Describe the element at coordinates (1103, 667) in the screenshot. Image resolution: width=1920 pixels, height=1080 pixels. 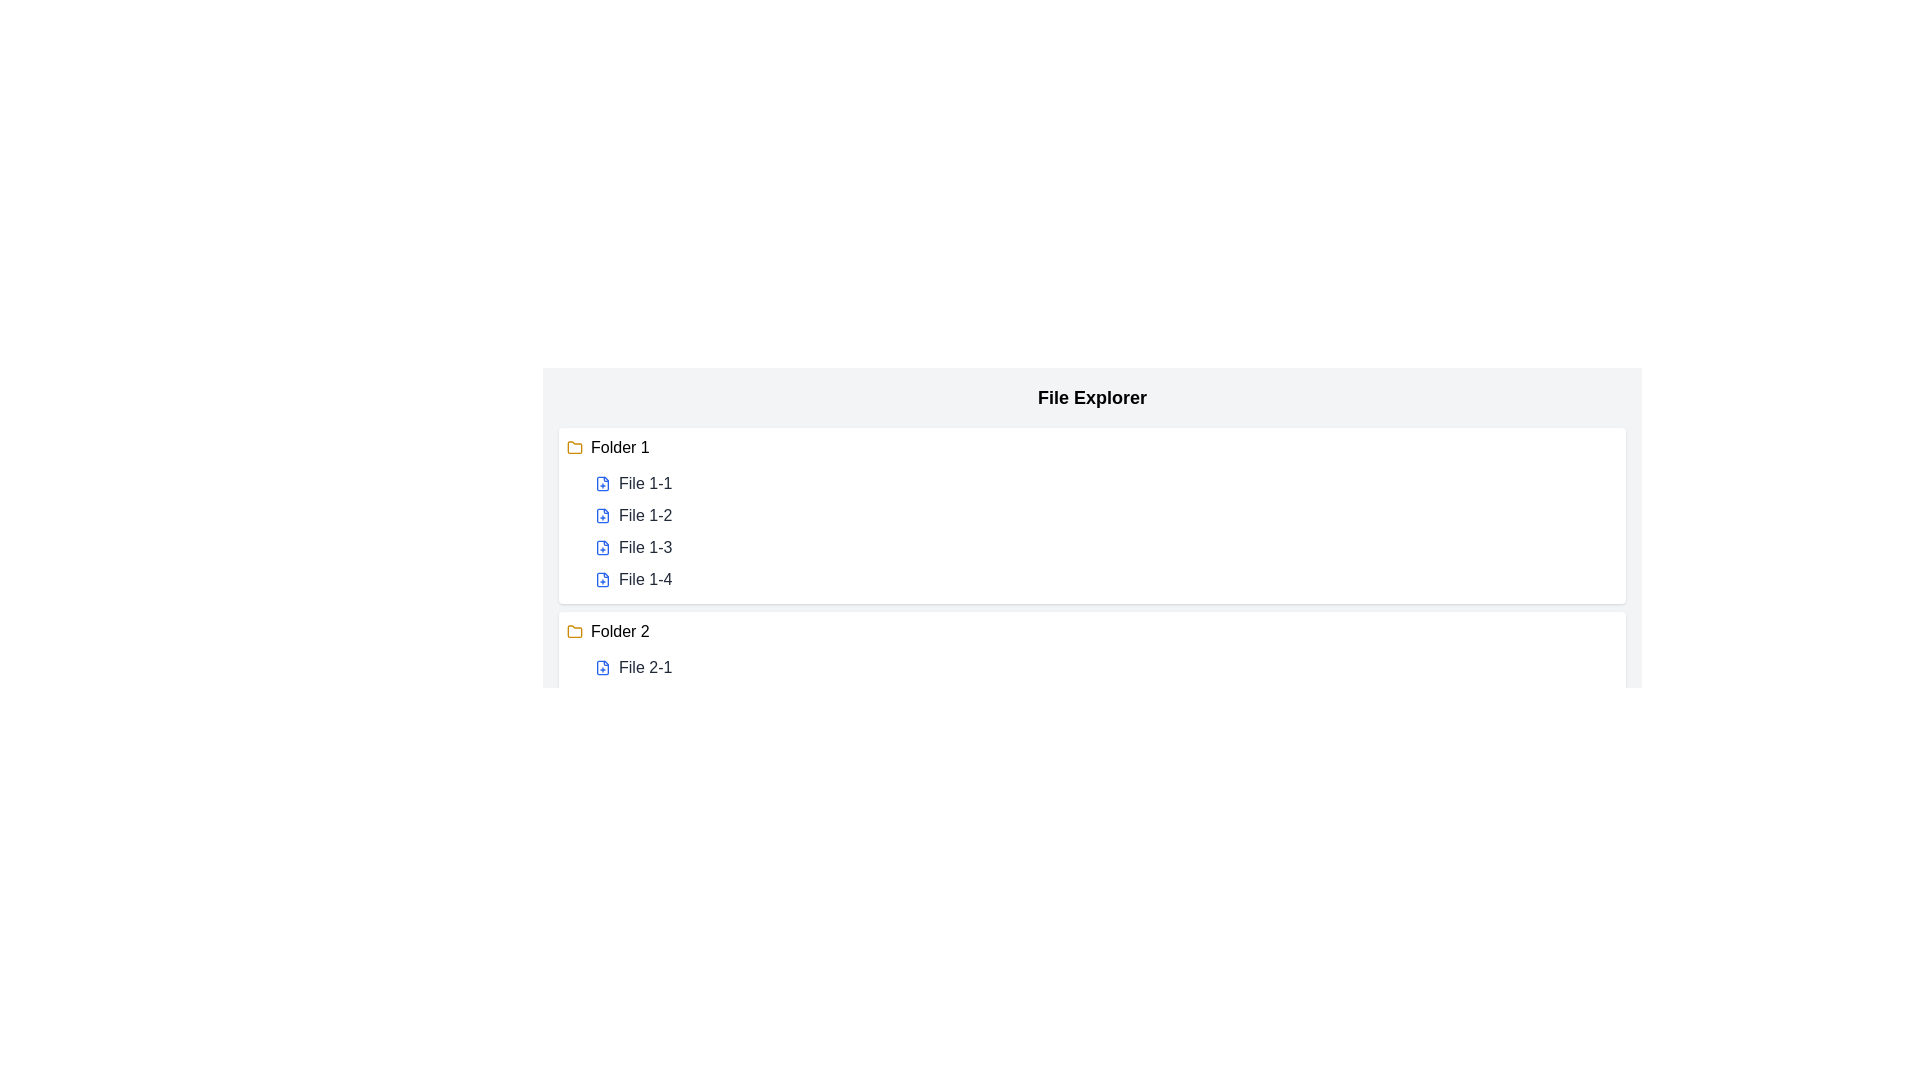
I see `to select the list item labeled 'File 2-1' in the file explorer interface, which is the first item under the 'Folder 2' section` at that location.